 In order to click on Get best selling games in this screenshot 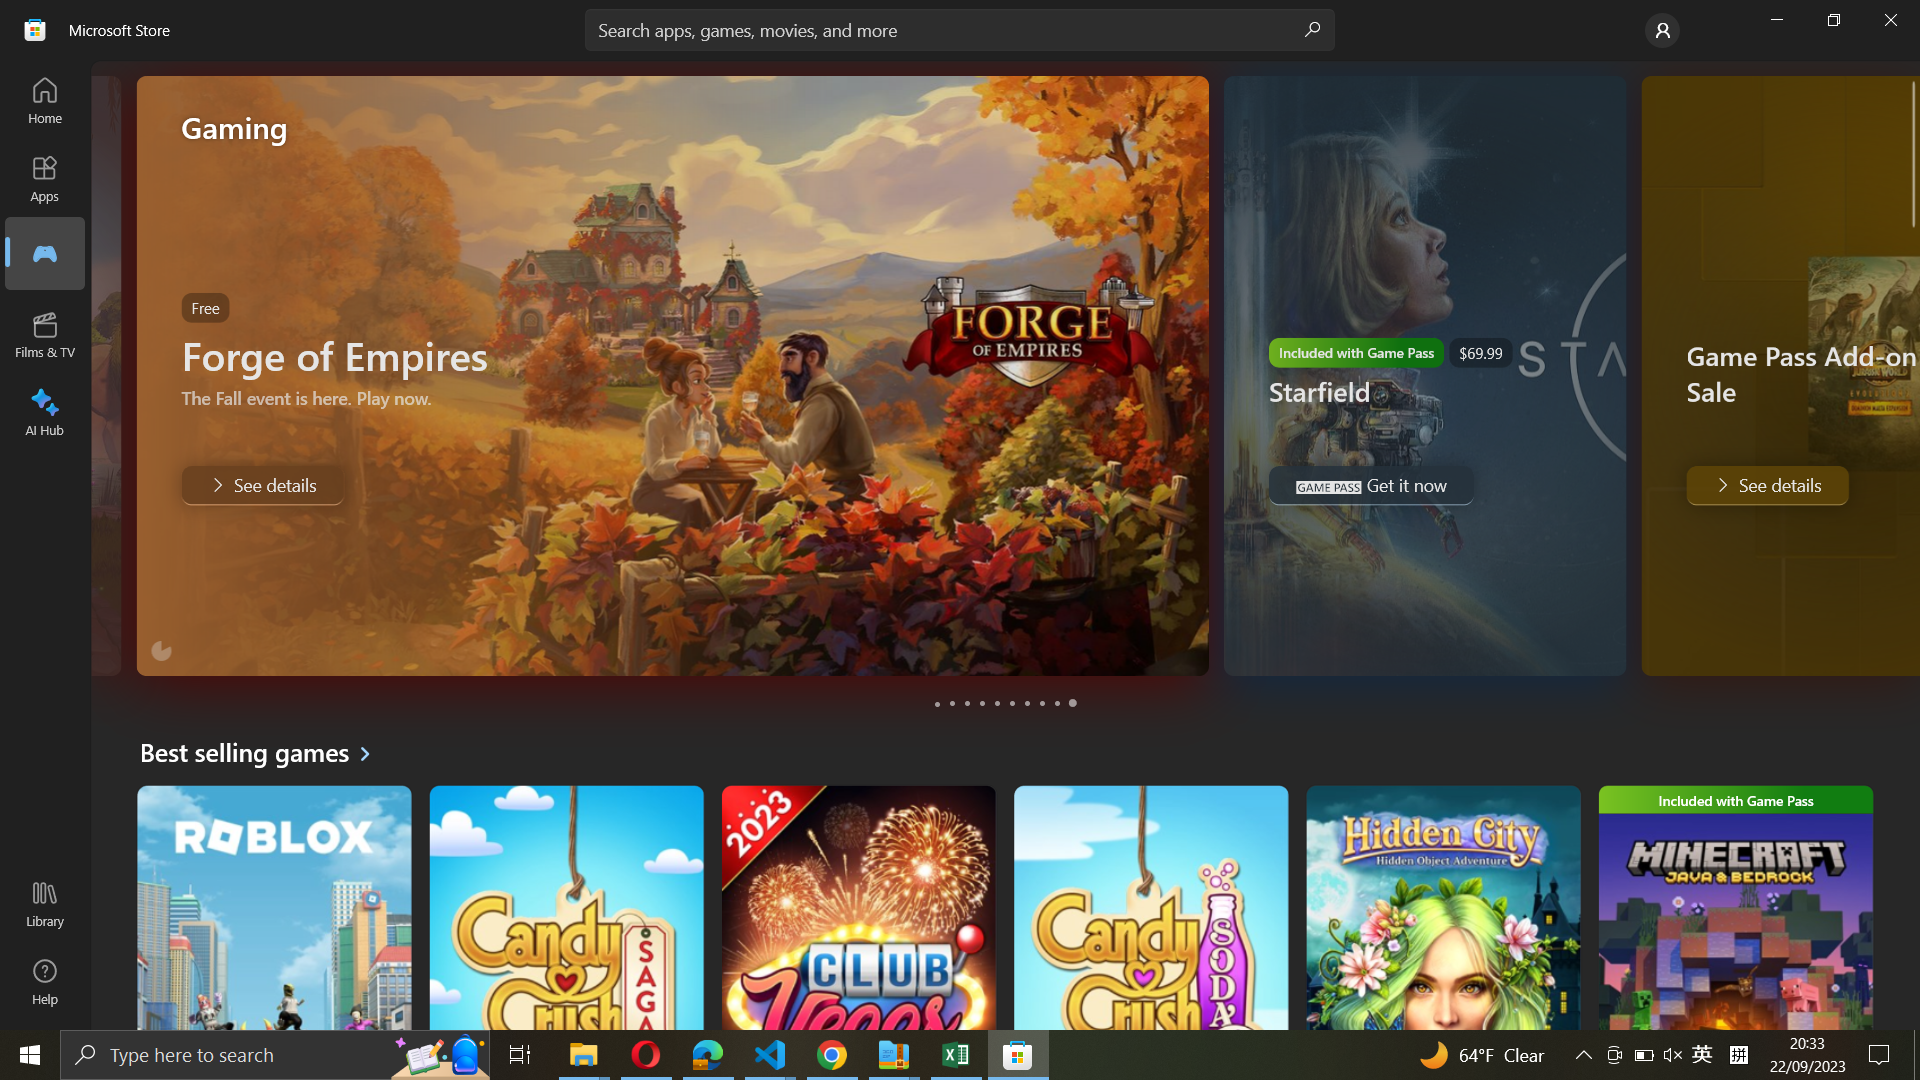, I will do `click(262, 752)`.